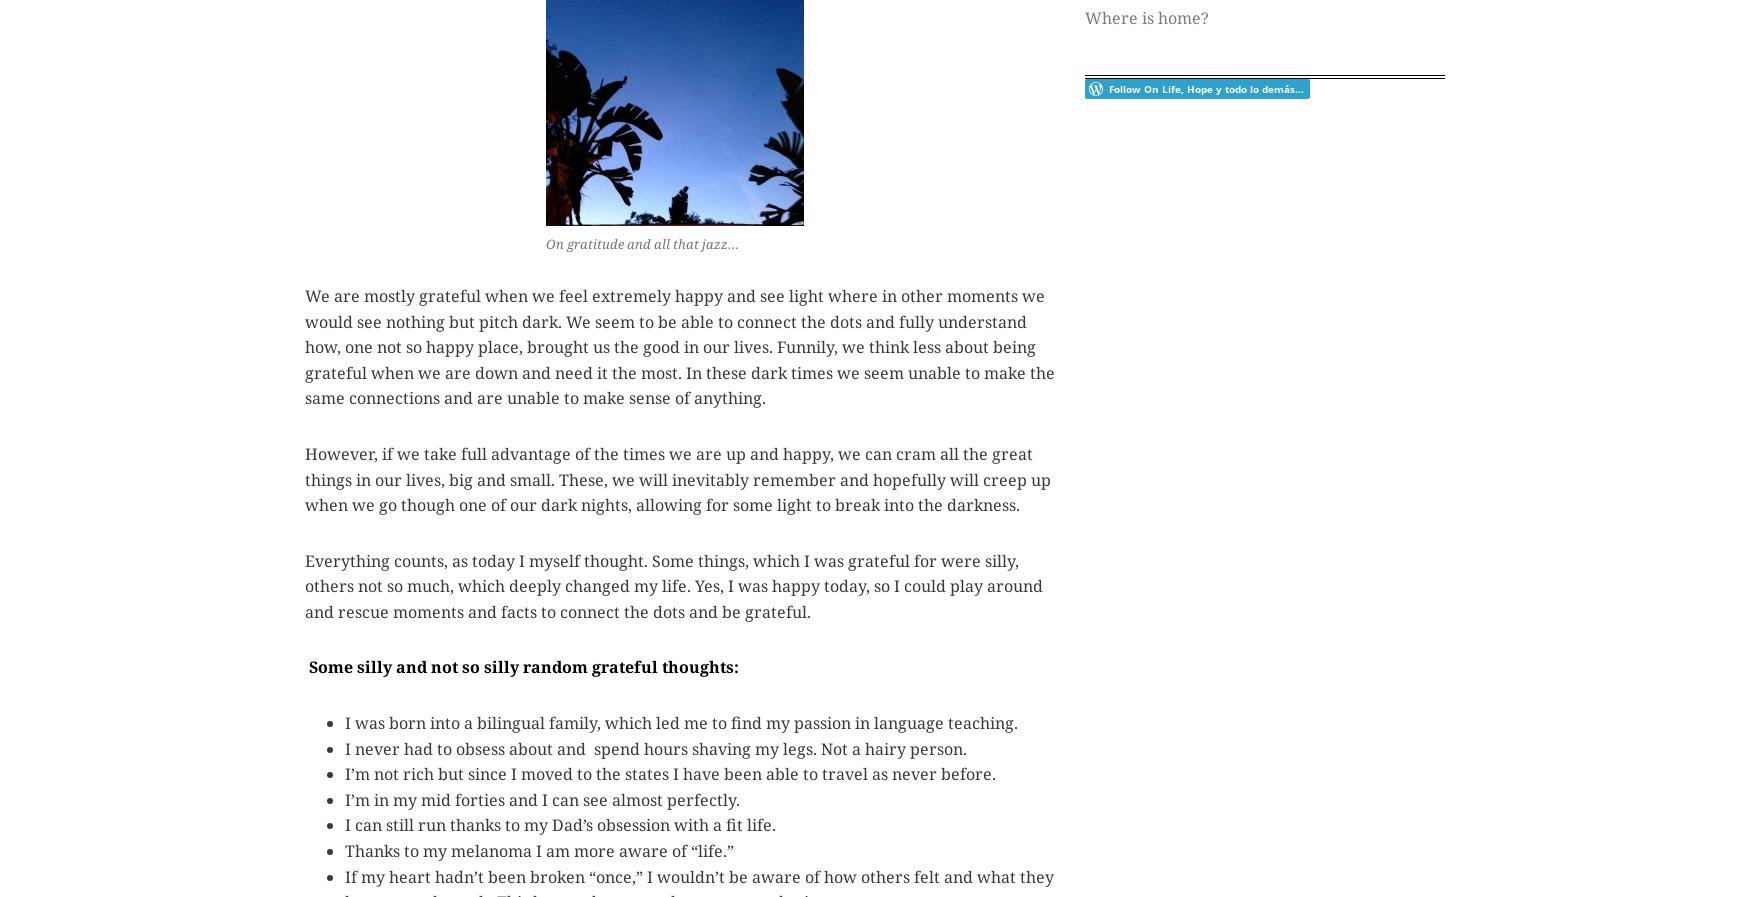 Image resolution: width=1750 pixels, height=897 pixels. I want to click on 'I can still run thanks to my Dad’s obsession with a fit life.', so click(559, 824).